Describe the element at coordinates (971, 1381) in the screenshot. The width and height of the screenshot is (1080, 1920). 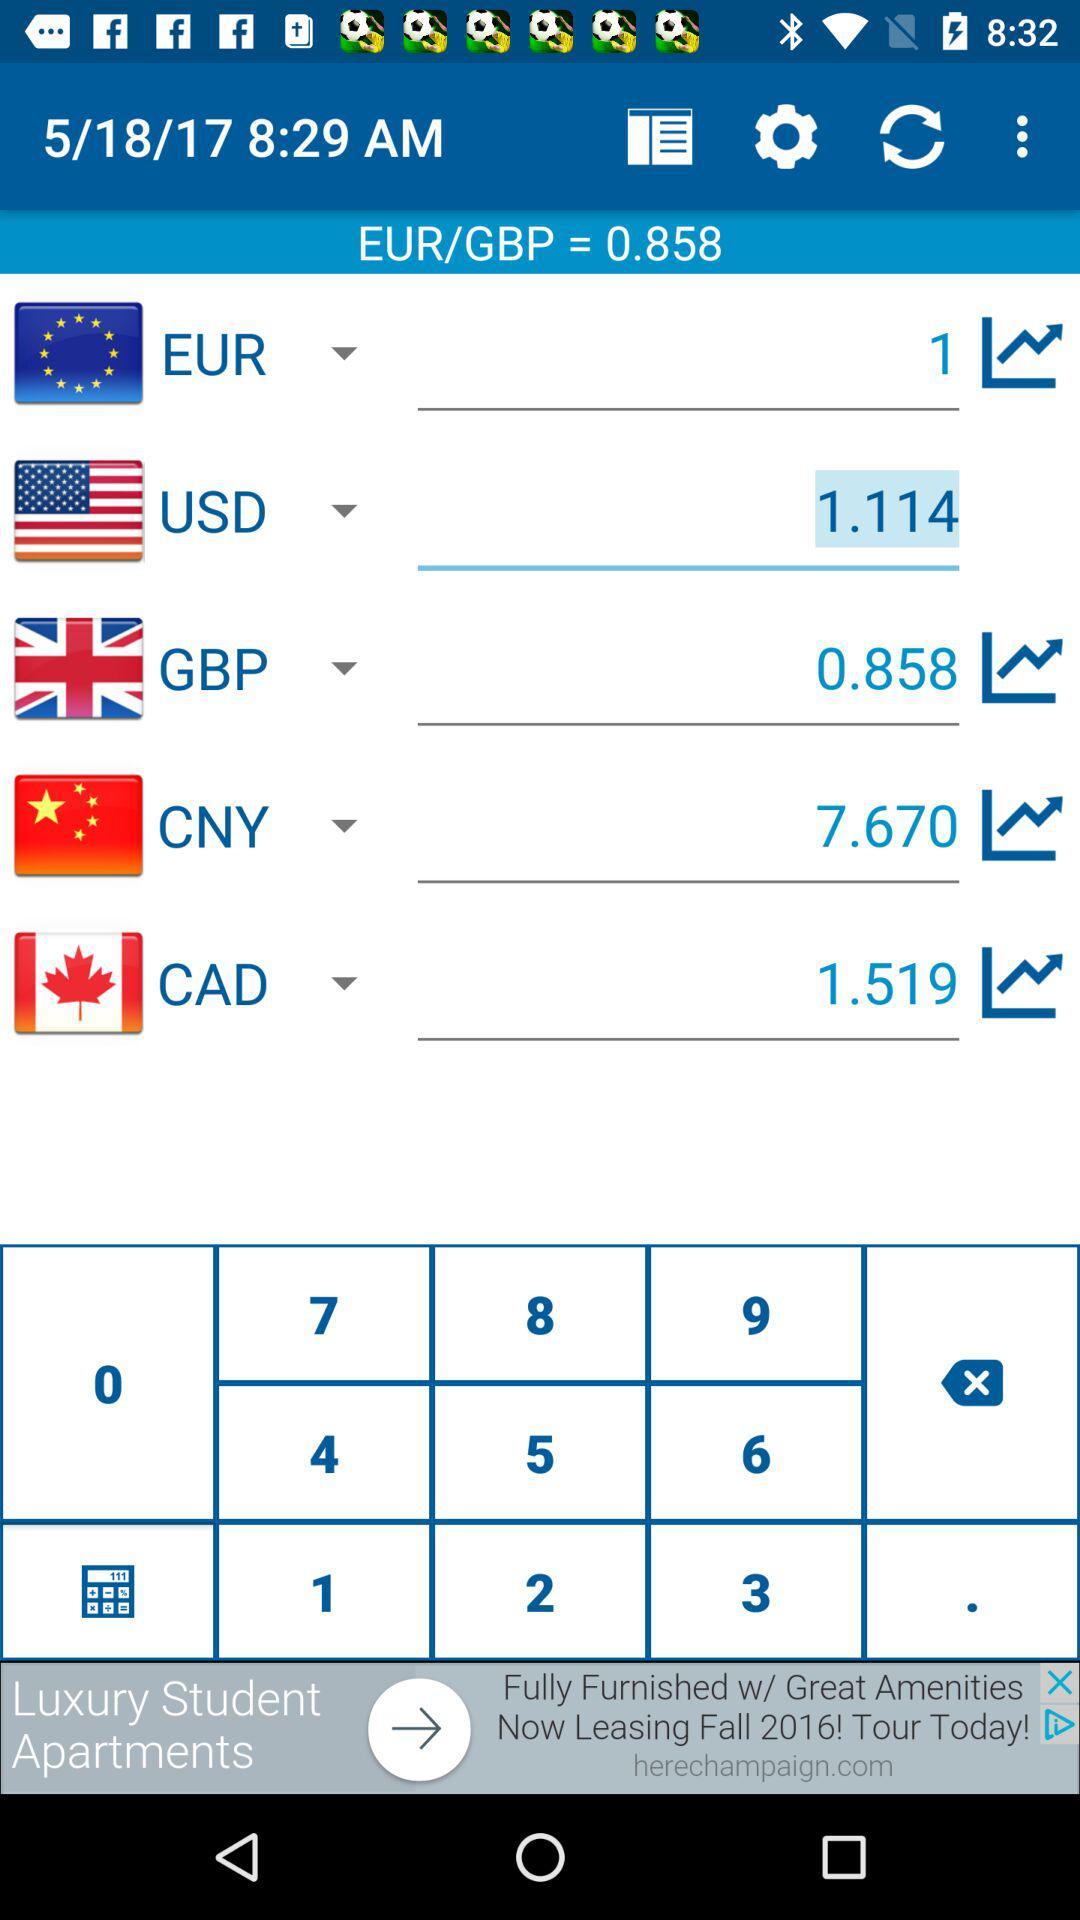
I see `the close icon` at that location.